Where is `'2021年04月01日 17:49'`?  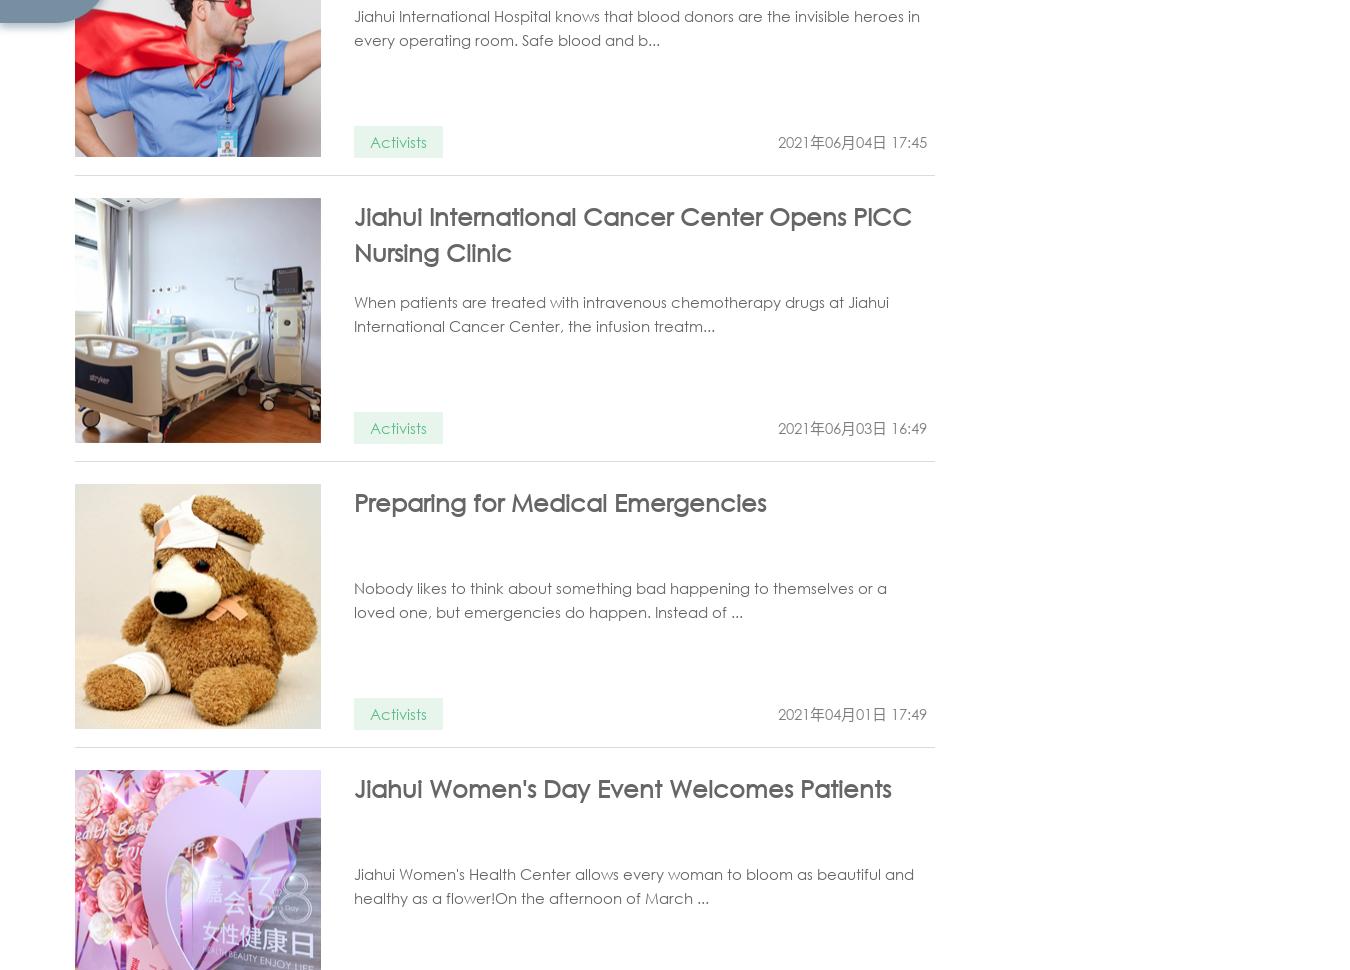 '2021年04月01日 17:49' is located at coordinates (777, 714).